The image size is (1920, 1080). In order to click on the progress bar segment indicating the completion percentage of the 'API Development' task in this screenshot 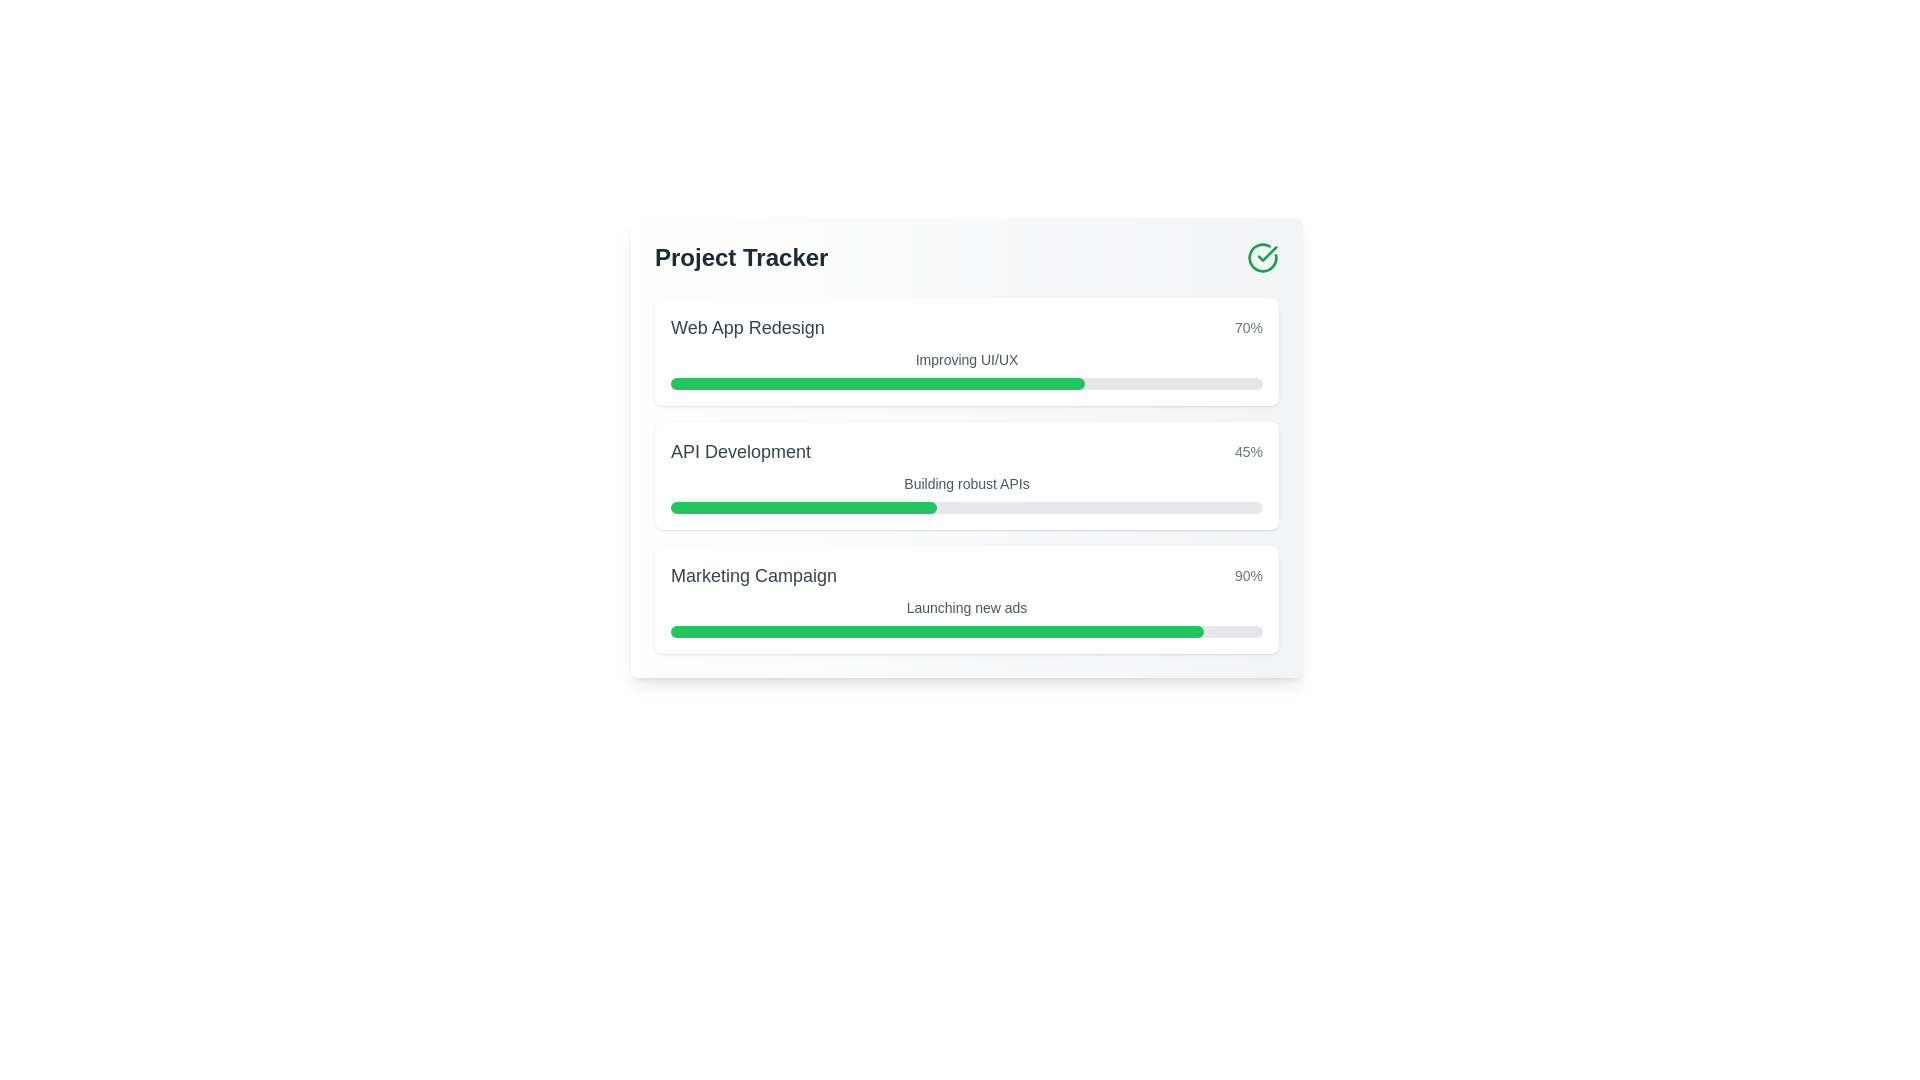, I will do `click(804, 507)`.